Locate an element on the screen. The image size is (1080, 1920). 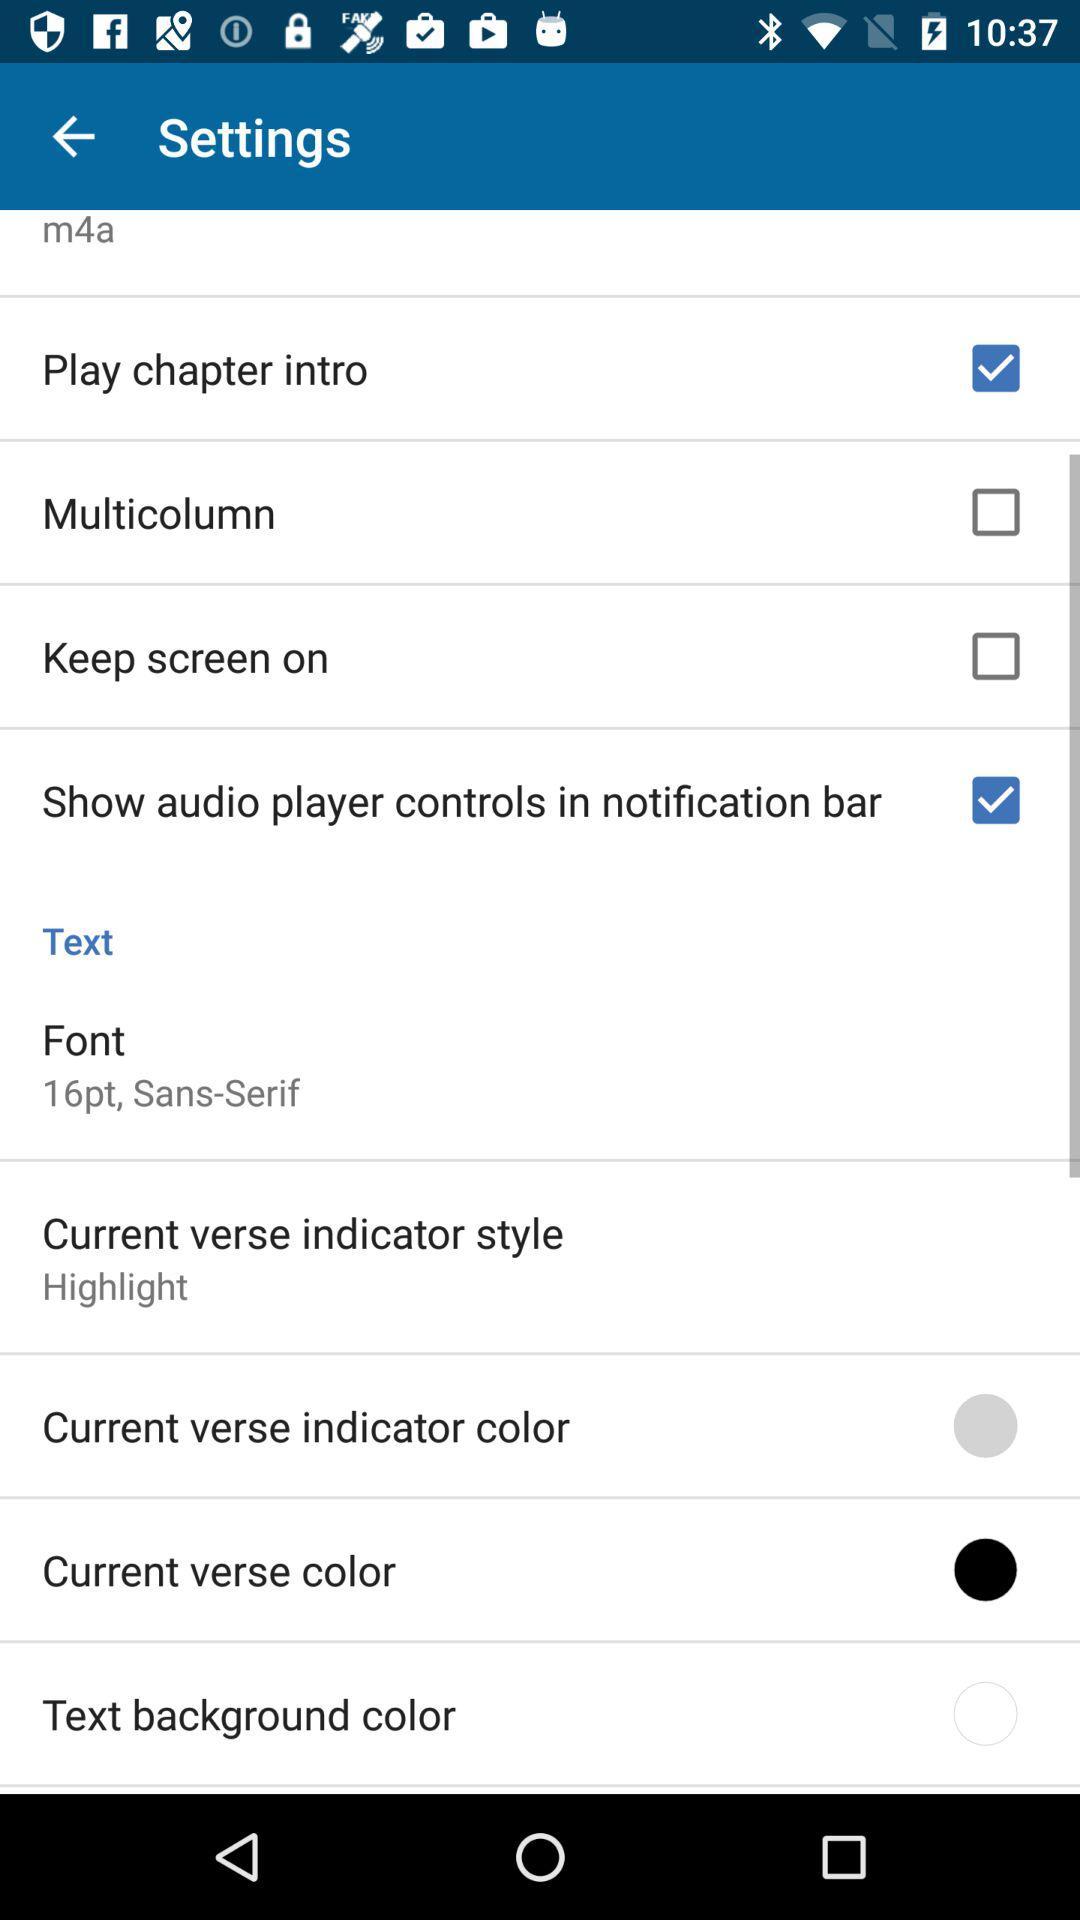
the keep screen on icon is located at coordinates (185, 650).